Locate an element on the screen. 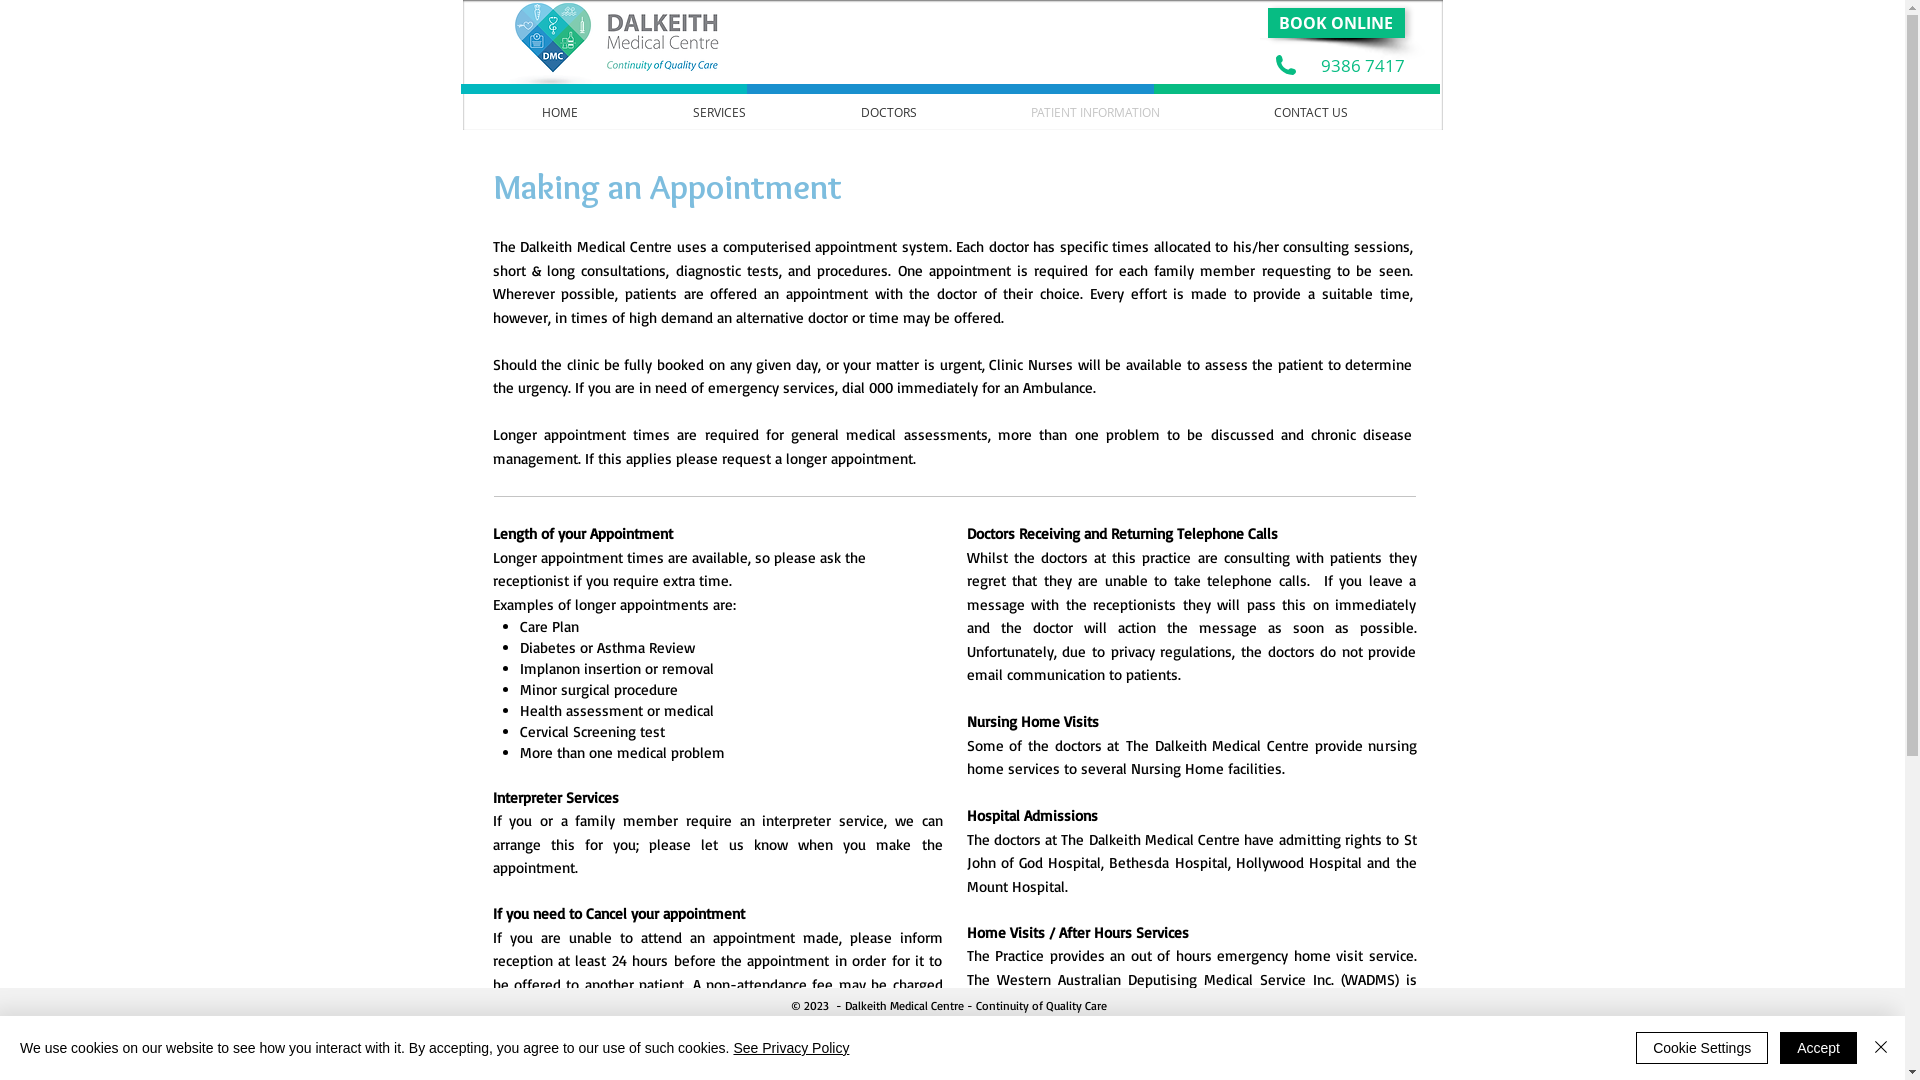 The width and height of the screenshot is (1920, 1080). 'See Privacy Policy' is located at coordinates (790, 1047).